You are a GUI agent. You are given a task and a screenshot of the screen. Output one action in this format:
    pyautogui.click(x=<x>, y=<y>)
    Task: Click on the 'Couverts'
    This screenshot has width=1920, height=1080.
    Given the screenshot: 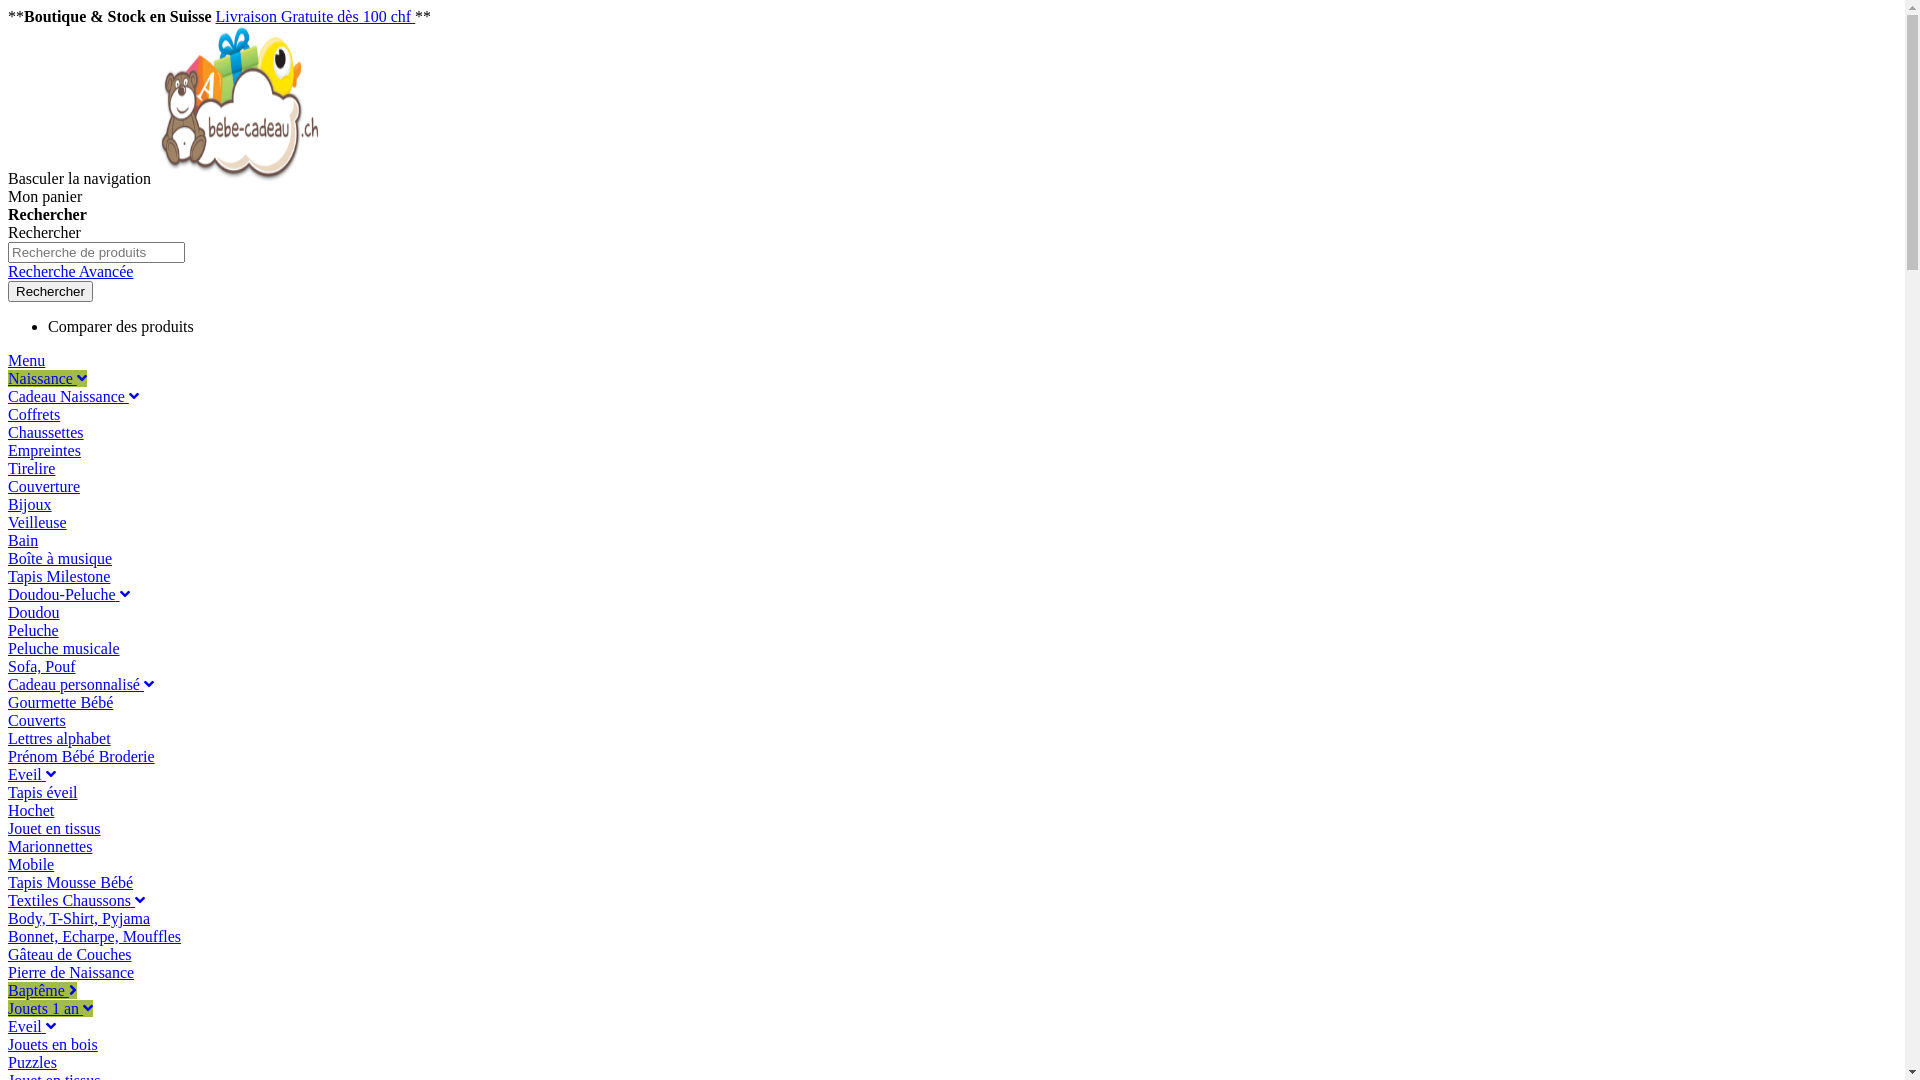 What is the action you would take?
    pyautogui.click(x=37, y=720)
    